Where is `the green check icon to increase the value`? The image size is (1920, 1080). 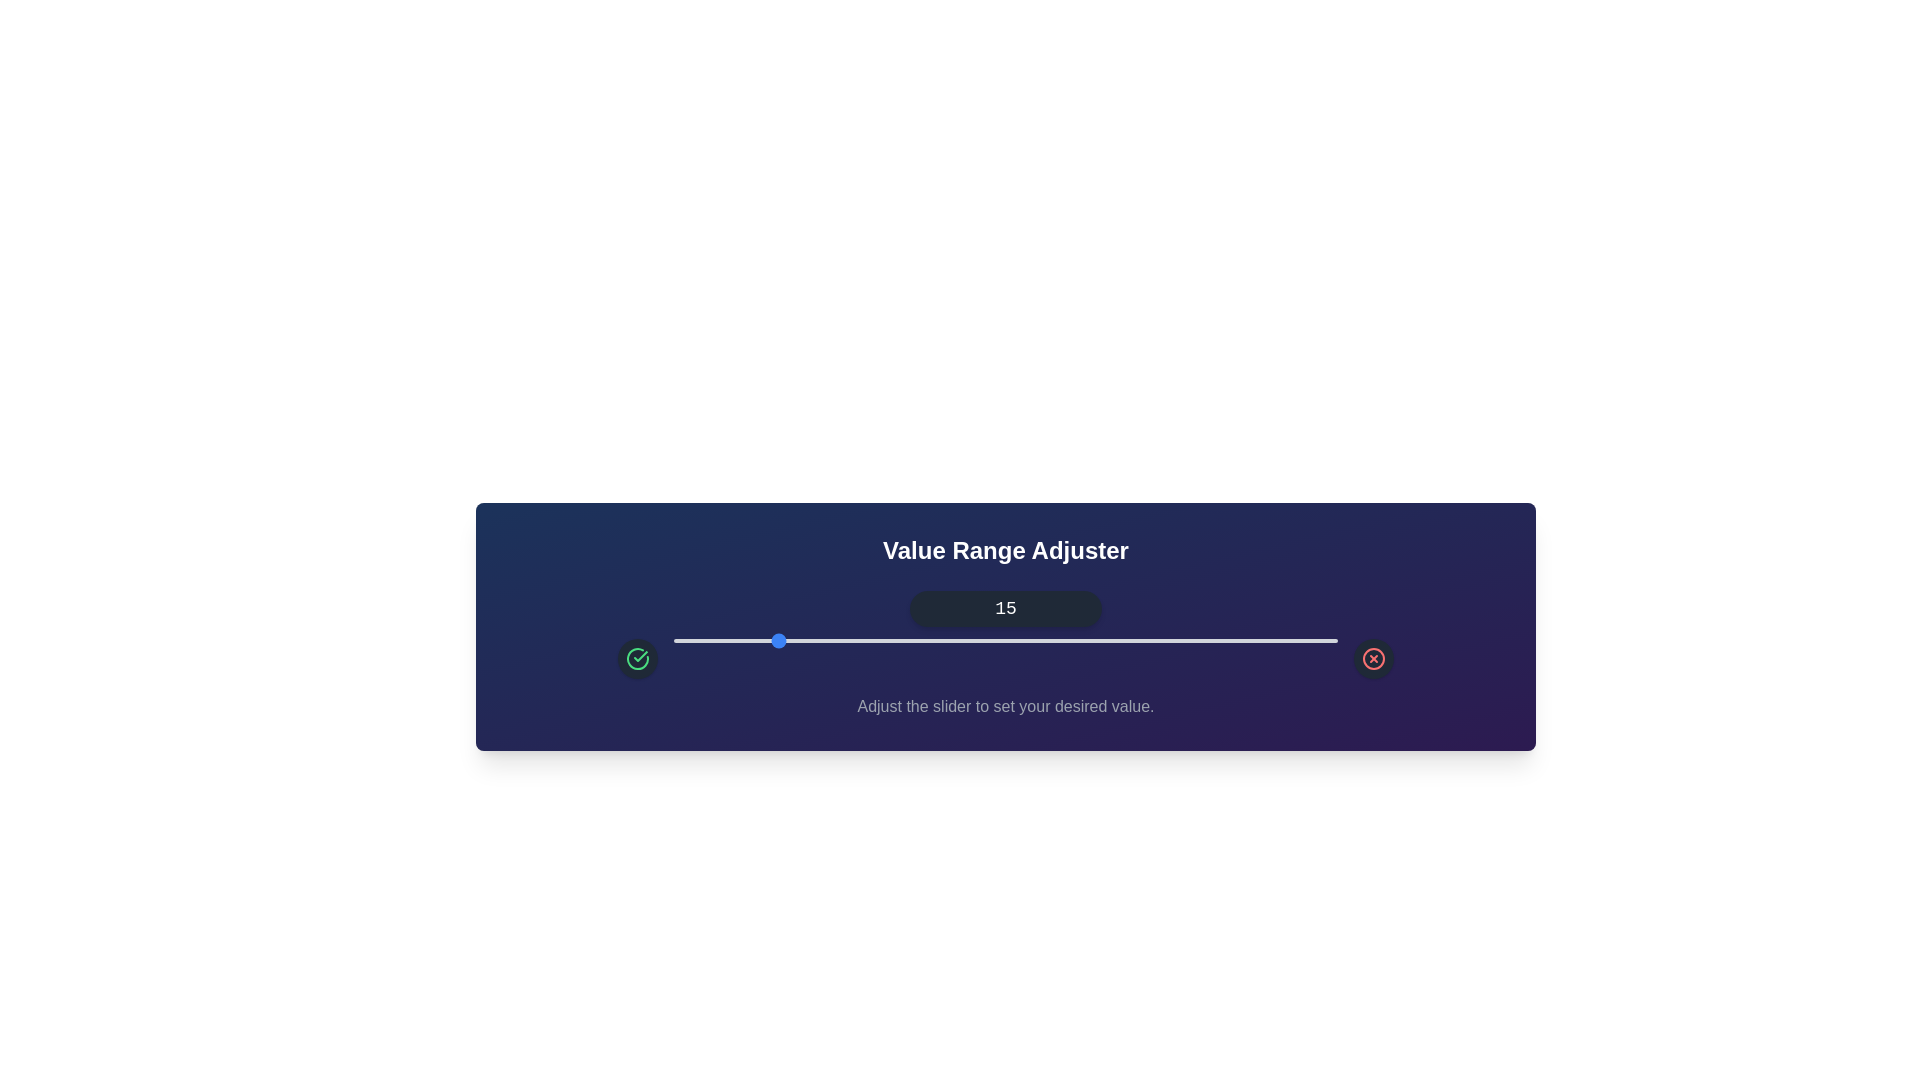
the green check icon to increase the value is located at coordinates (637, 659).